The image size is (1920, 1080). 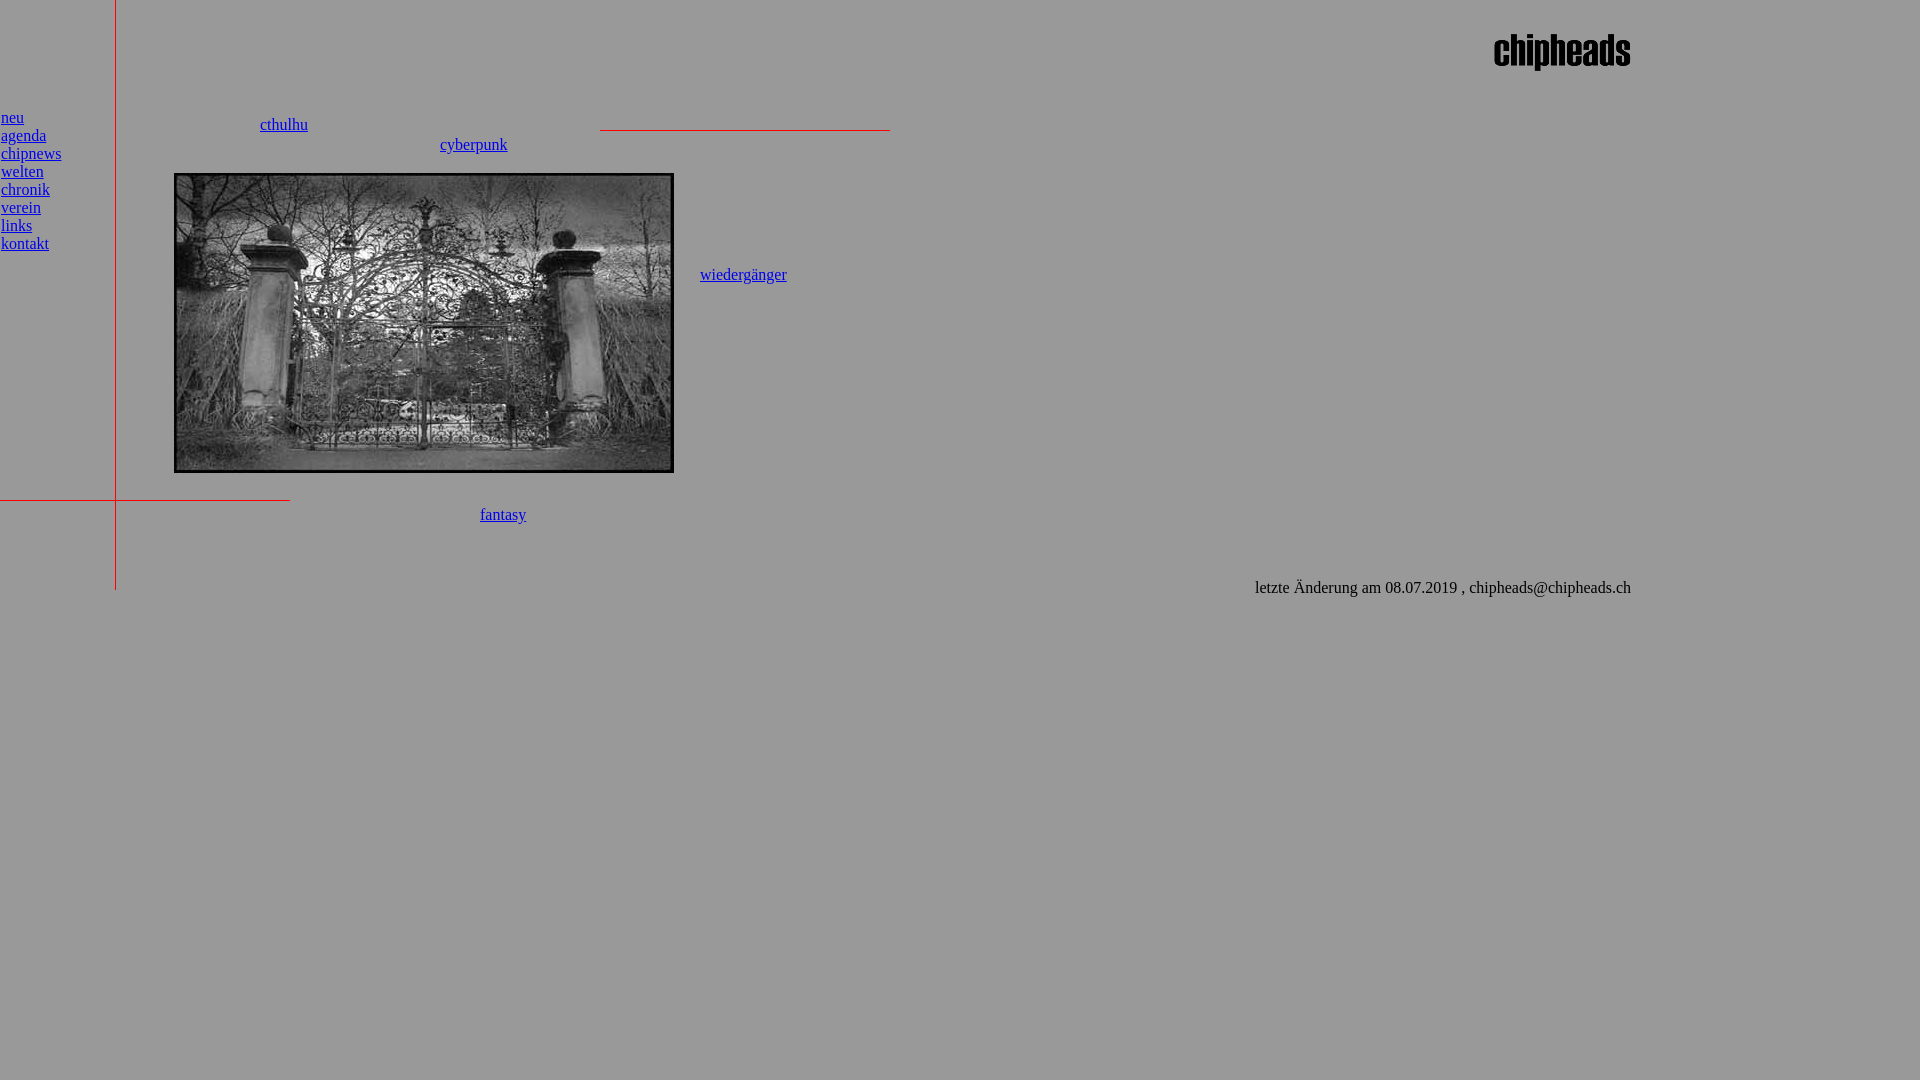 What do you see at coordinates (25, 189) in the screenshot?
I see `'chronik'` at bounding box center [25, 189].